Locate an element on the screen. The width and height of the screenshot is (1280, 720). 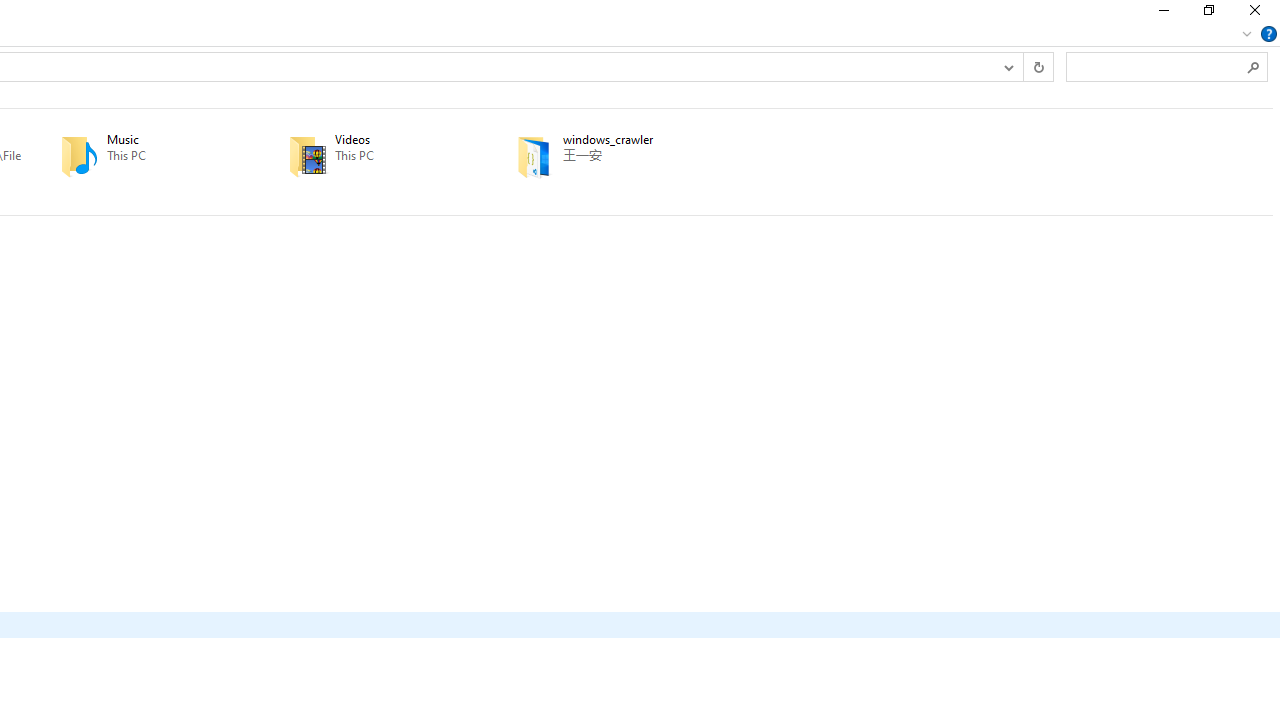
'Music' is located at coordinates (145, 155).